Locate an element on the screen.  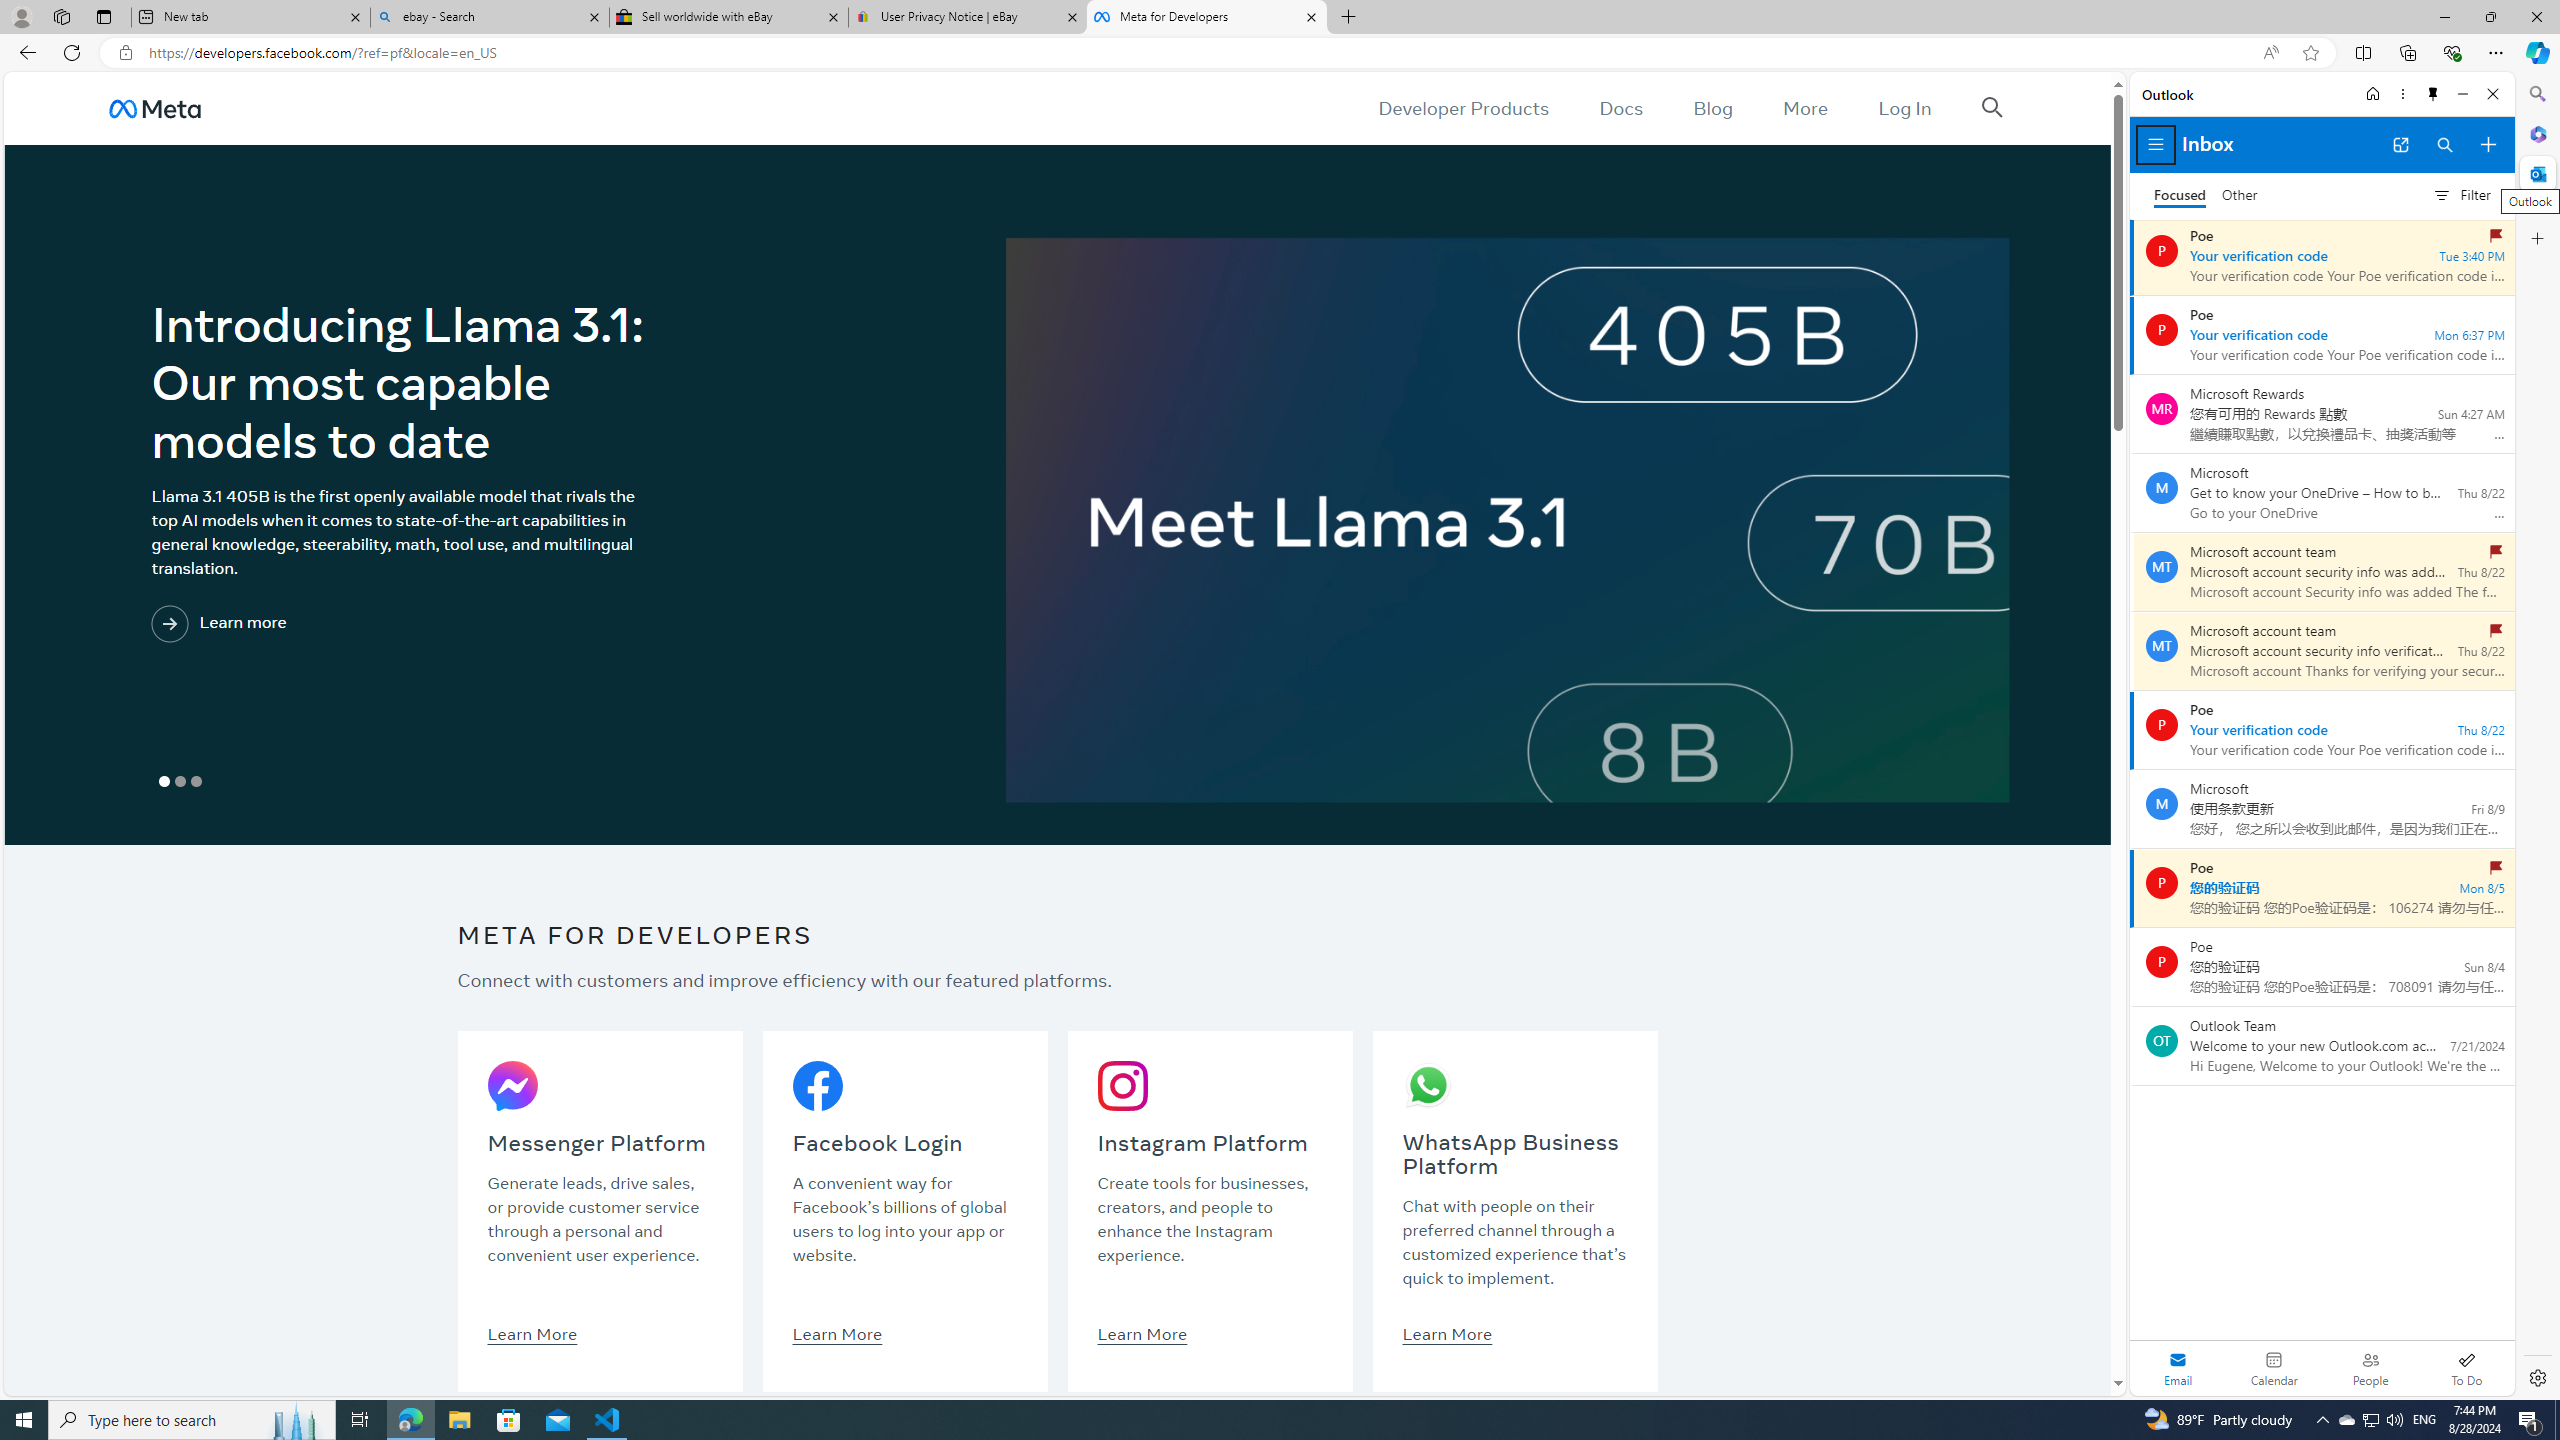
'People' is located at coordinates (2369, 1367).